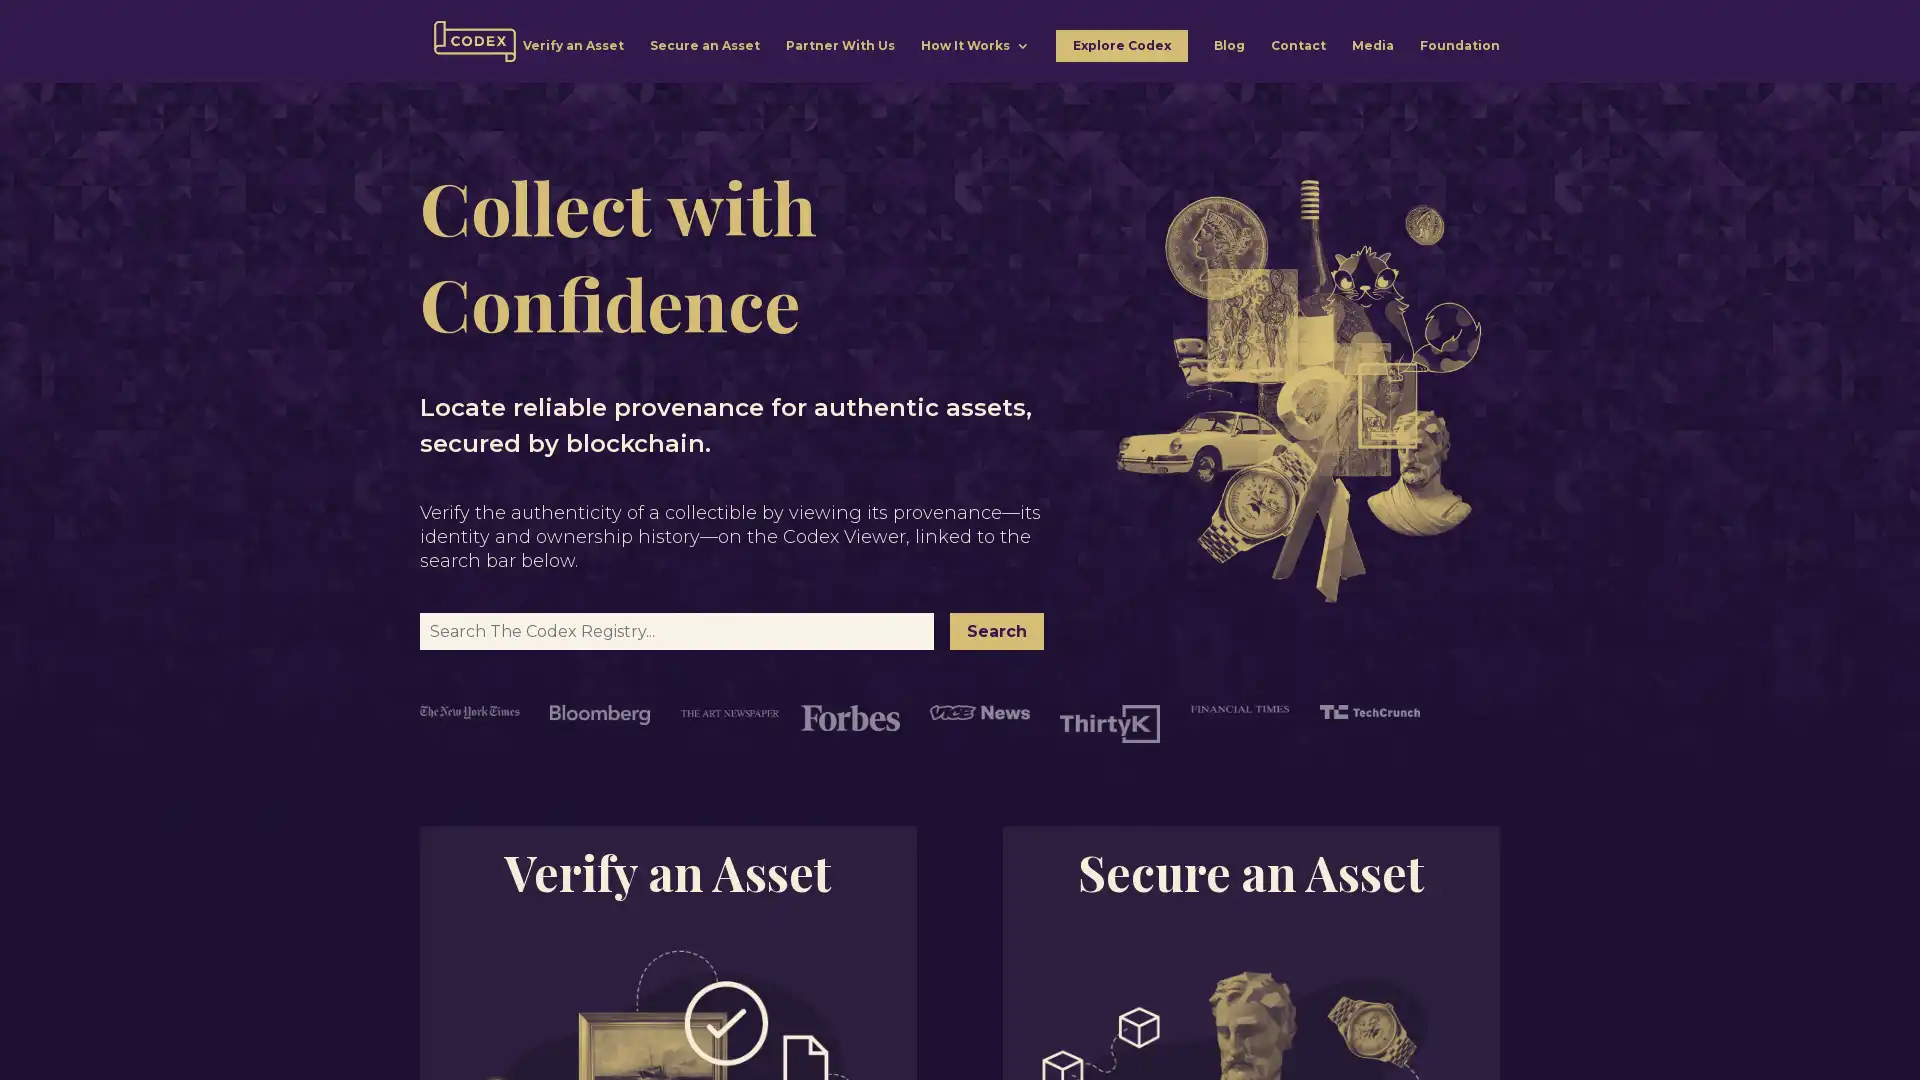  I want to click on Search, so click(997, 631).